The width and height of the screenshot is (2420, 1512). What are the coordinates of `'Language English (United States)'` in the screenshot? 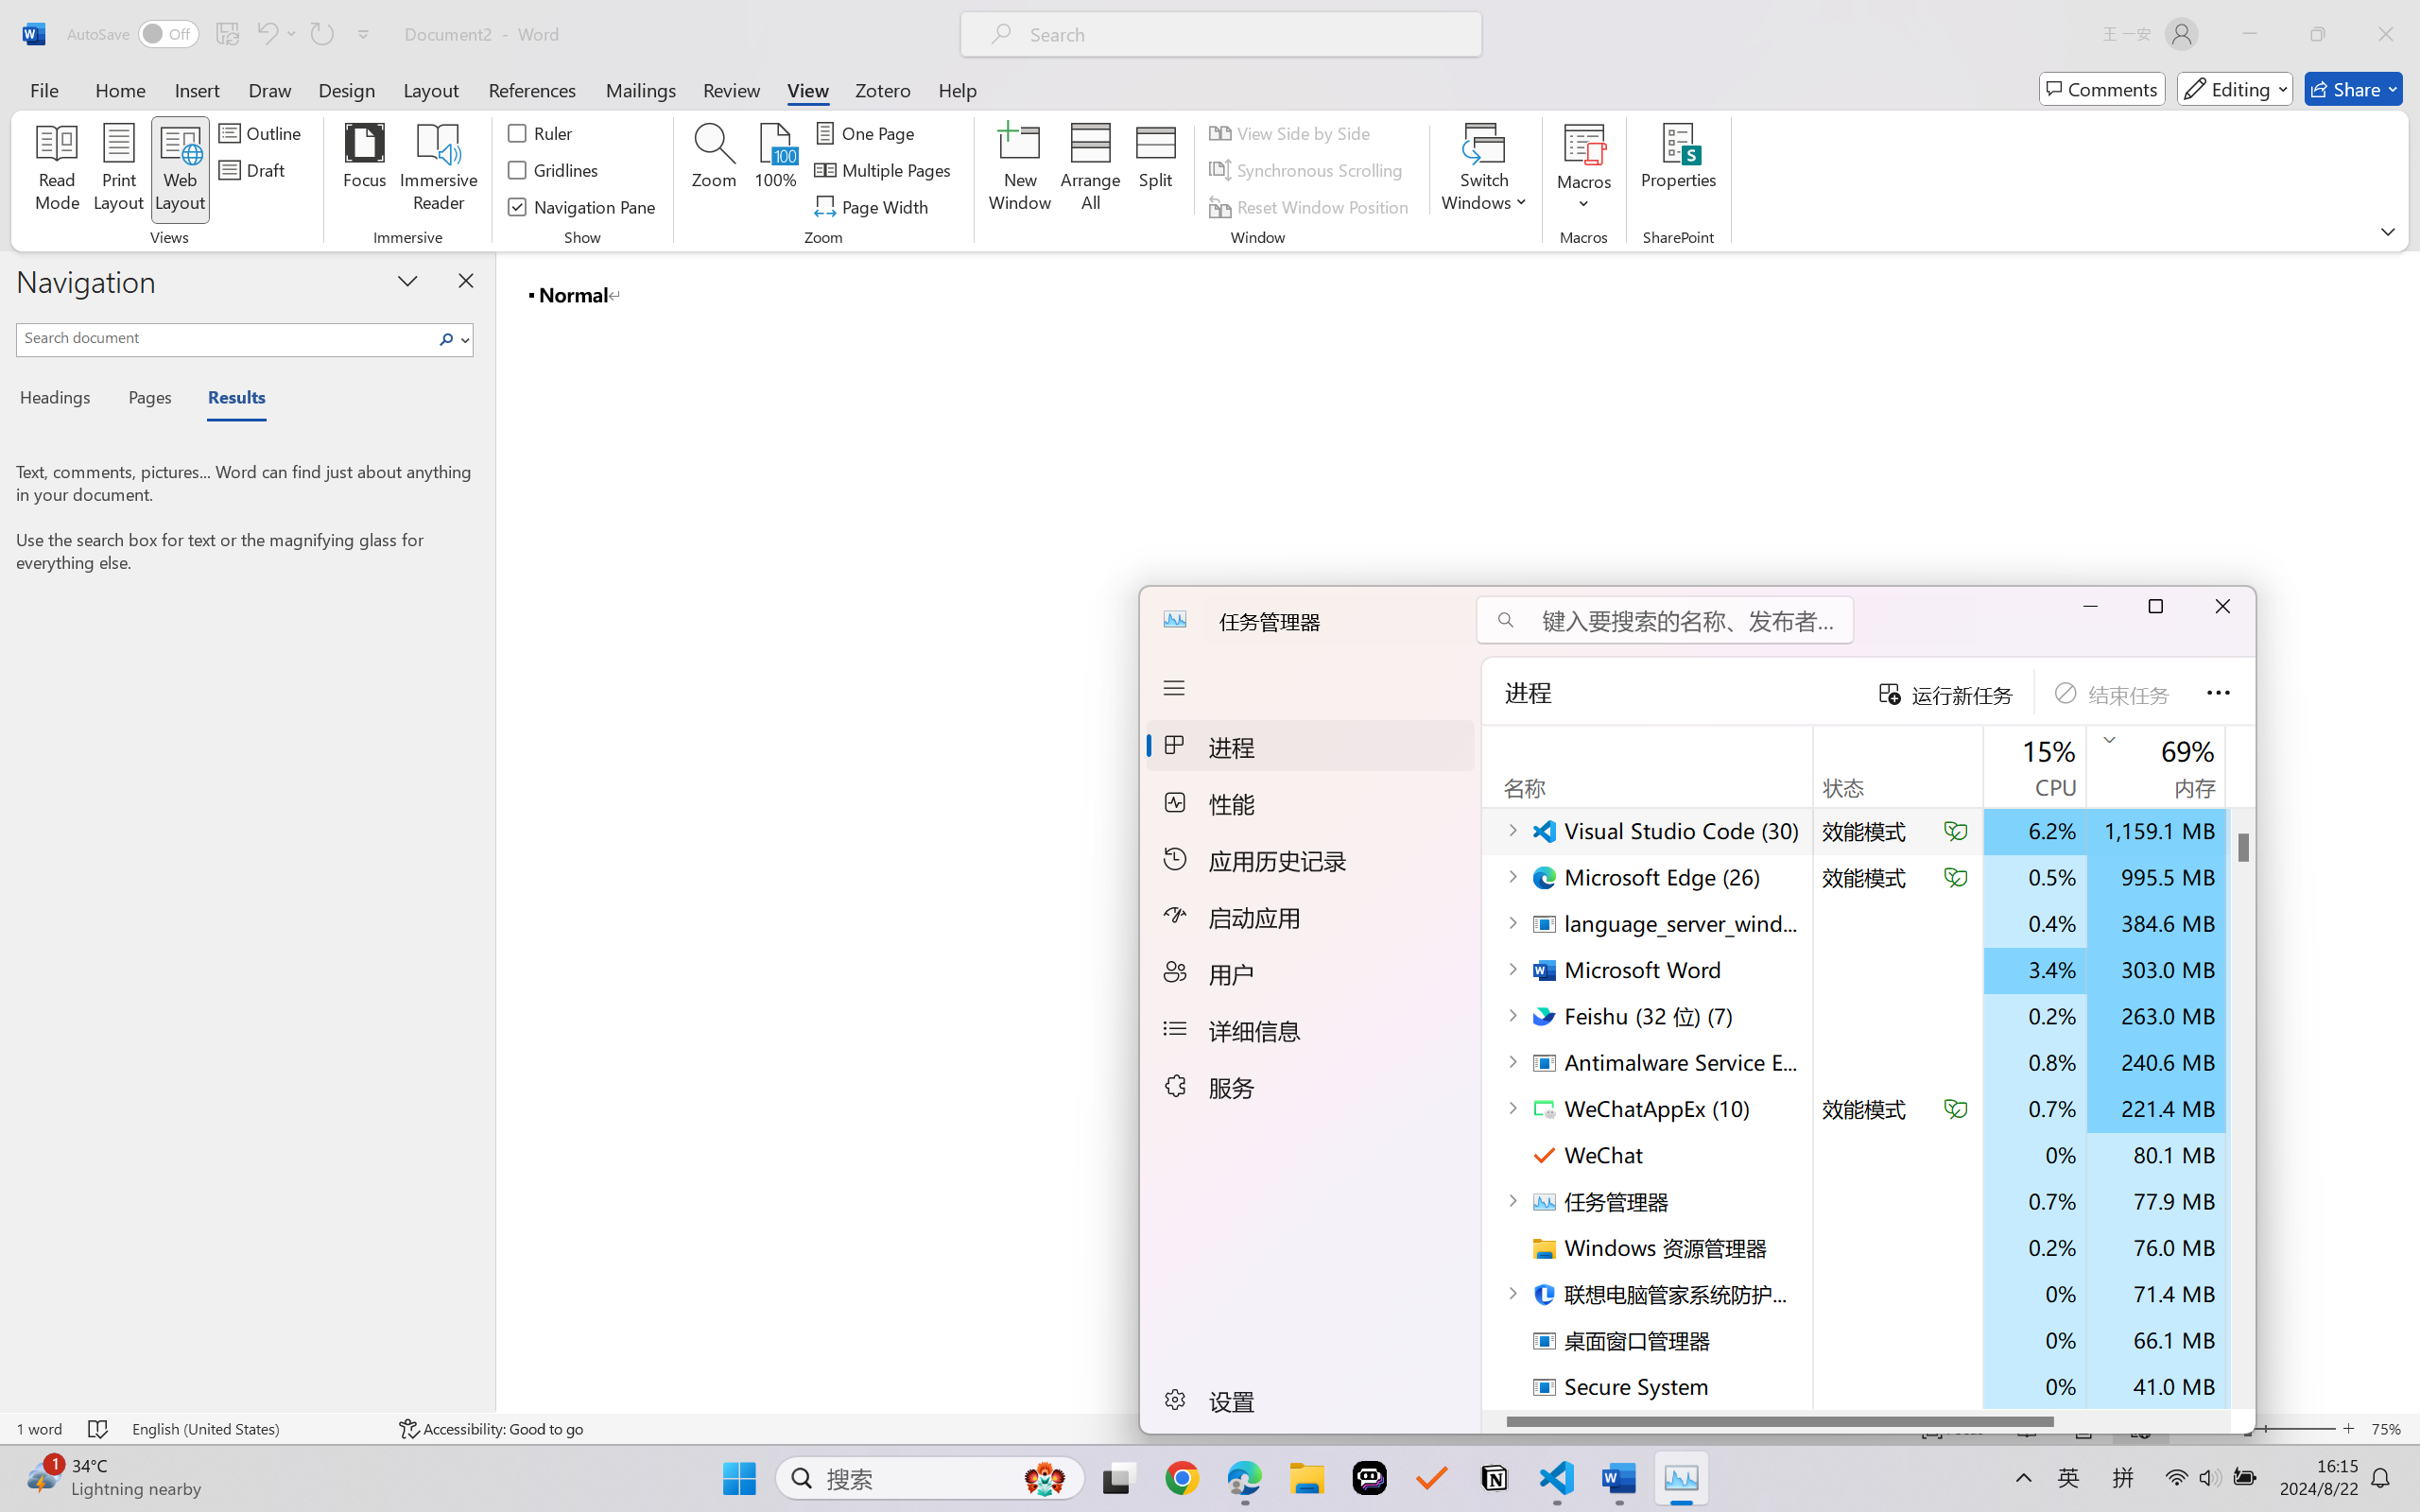 It's located at (251, 1428).